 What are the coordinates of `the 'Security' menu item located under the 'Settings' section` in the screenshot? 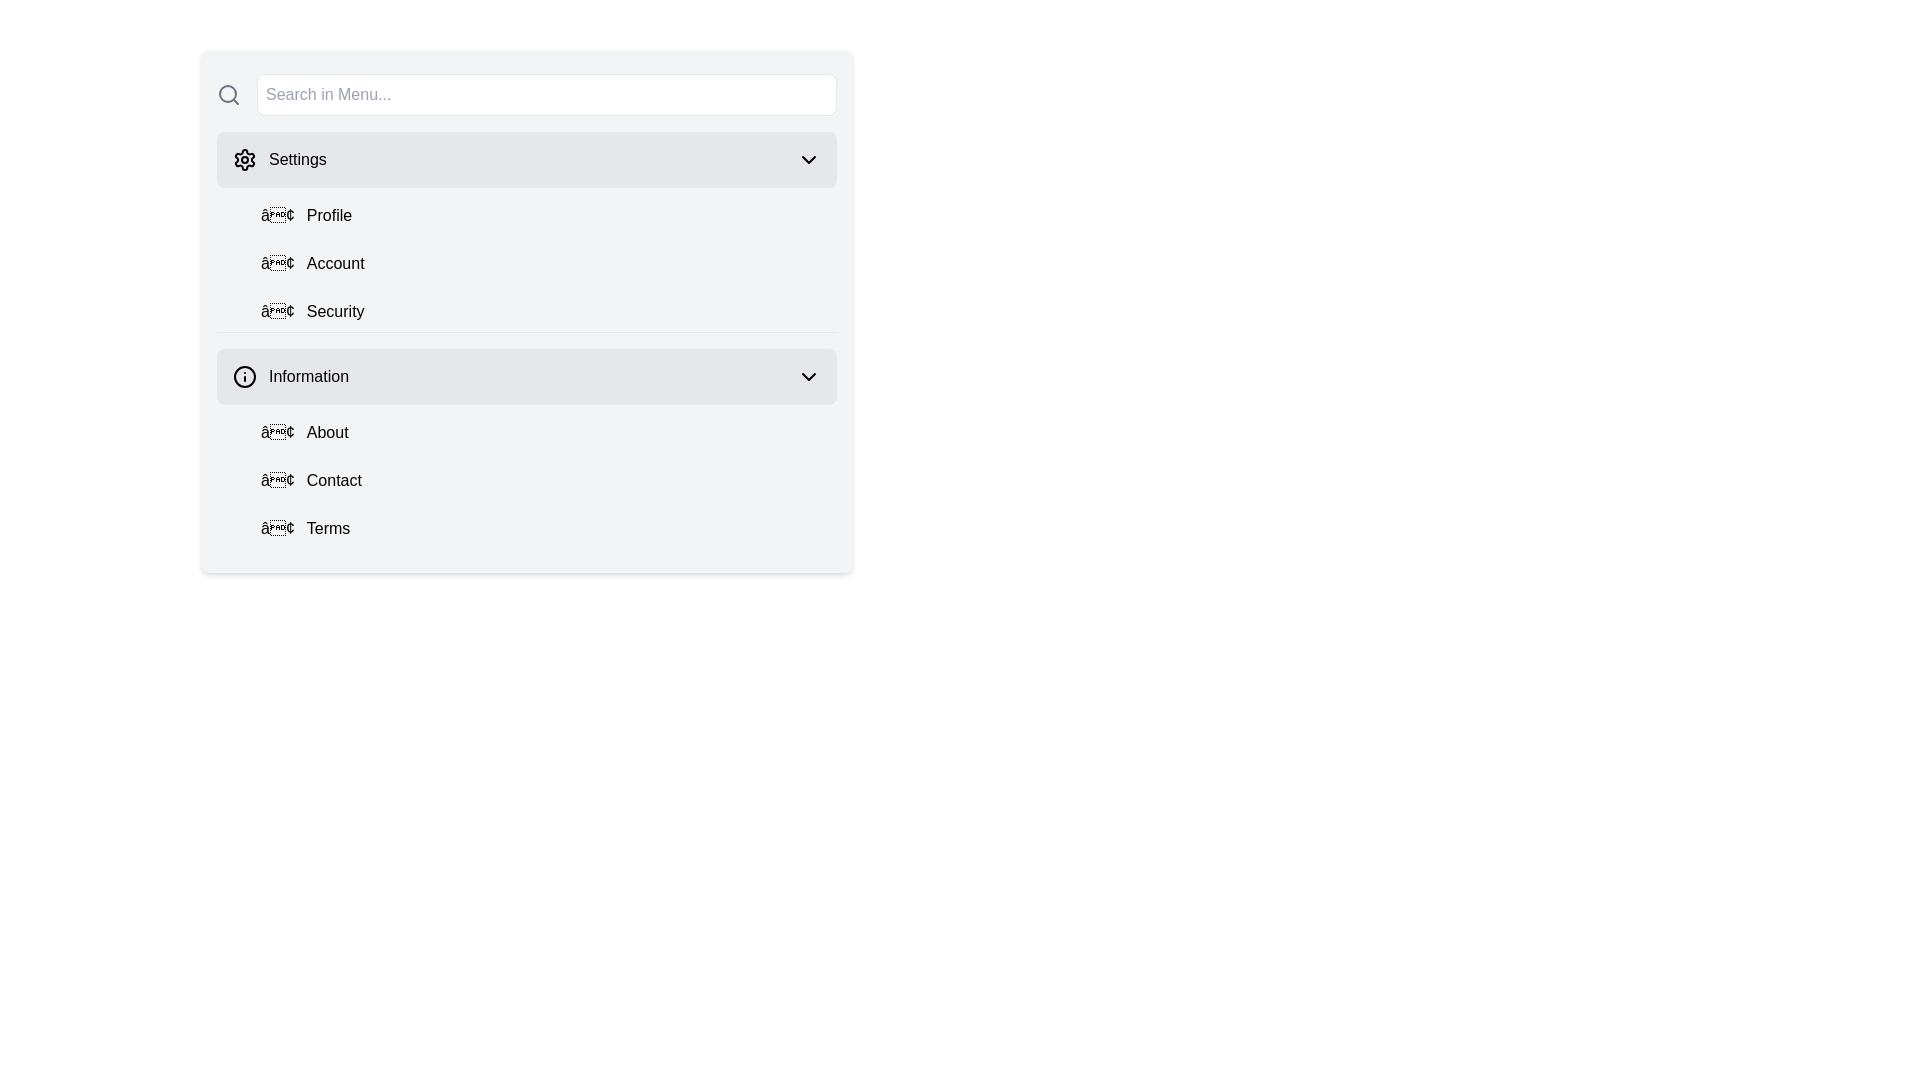 It's located at (527, 312).